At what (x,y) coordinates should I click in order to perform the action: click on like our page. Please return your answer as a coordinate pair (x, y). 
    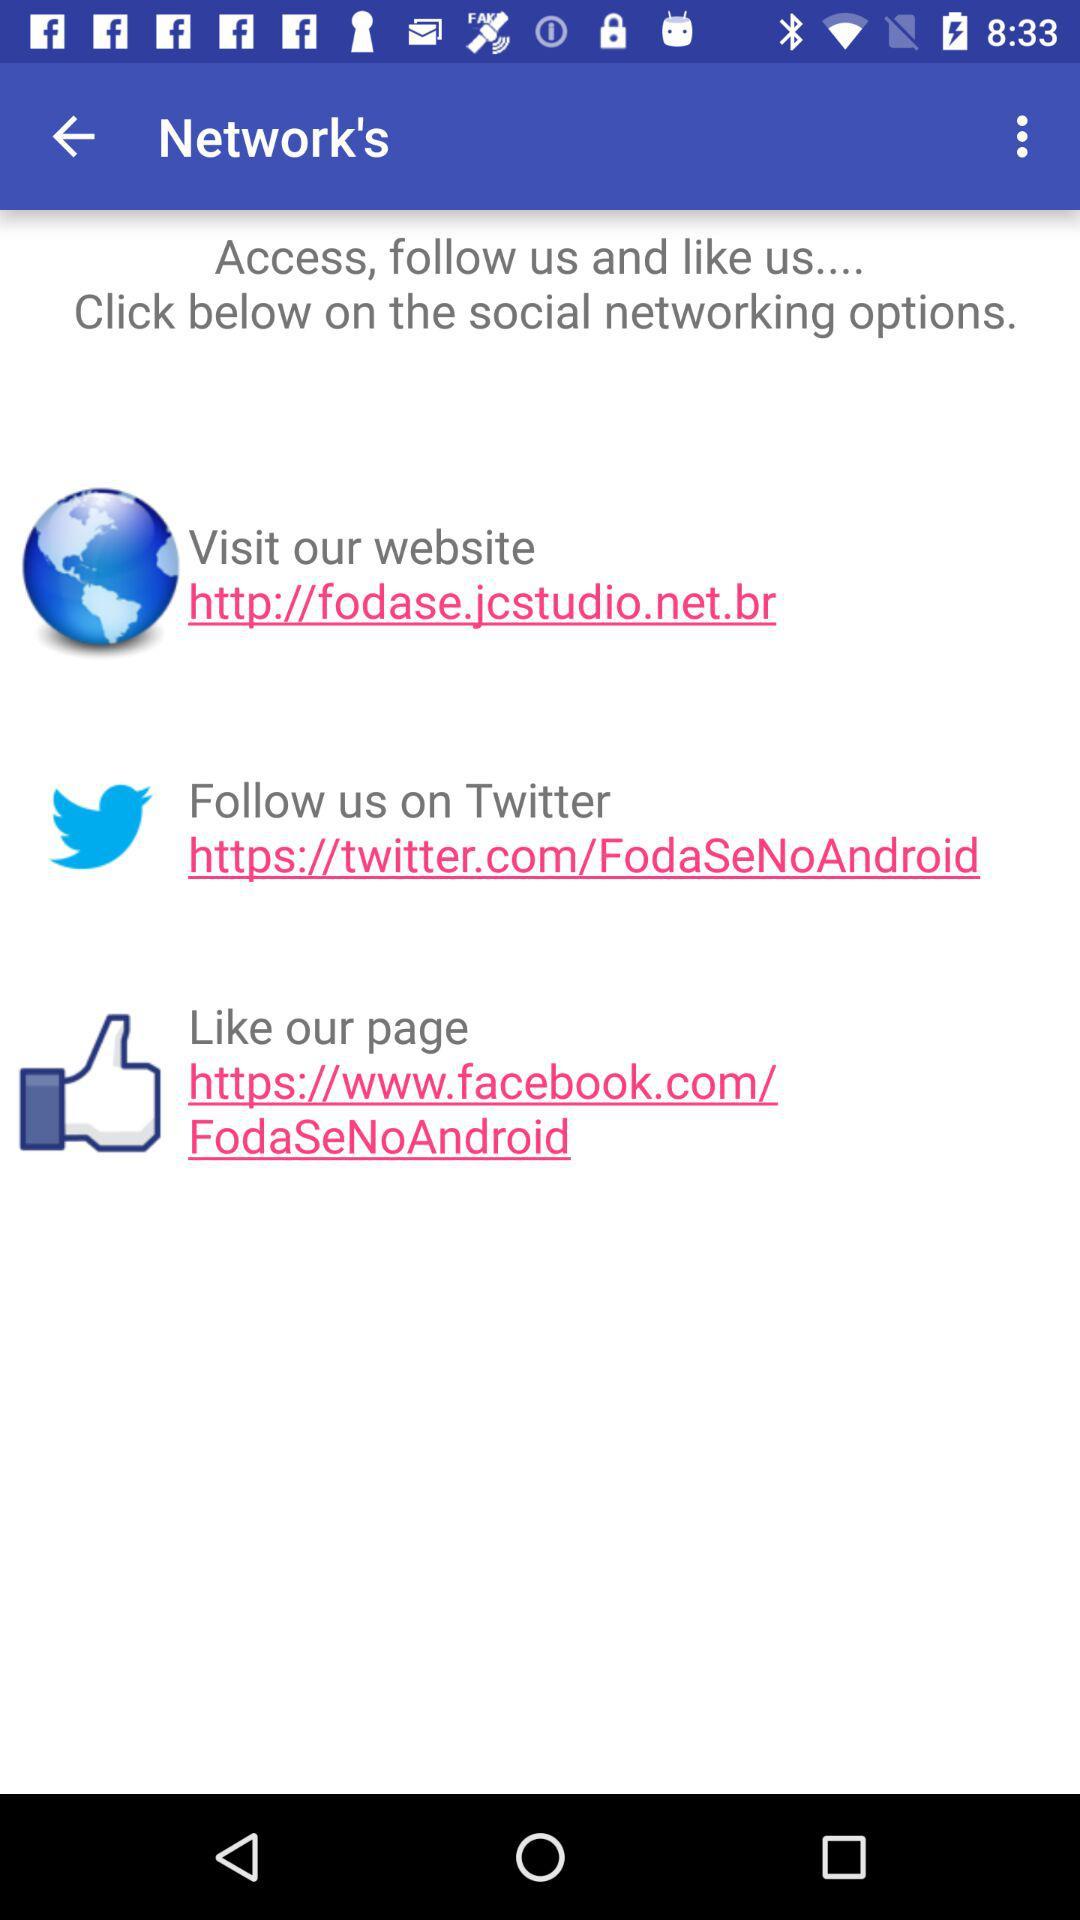
    Looking at the image, I should click on (626, 1079).